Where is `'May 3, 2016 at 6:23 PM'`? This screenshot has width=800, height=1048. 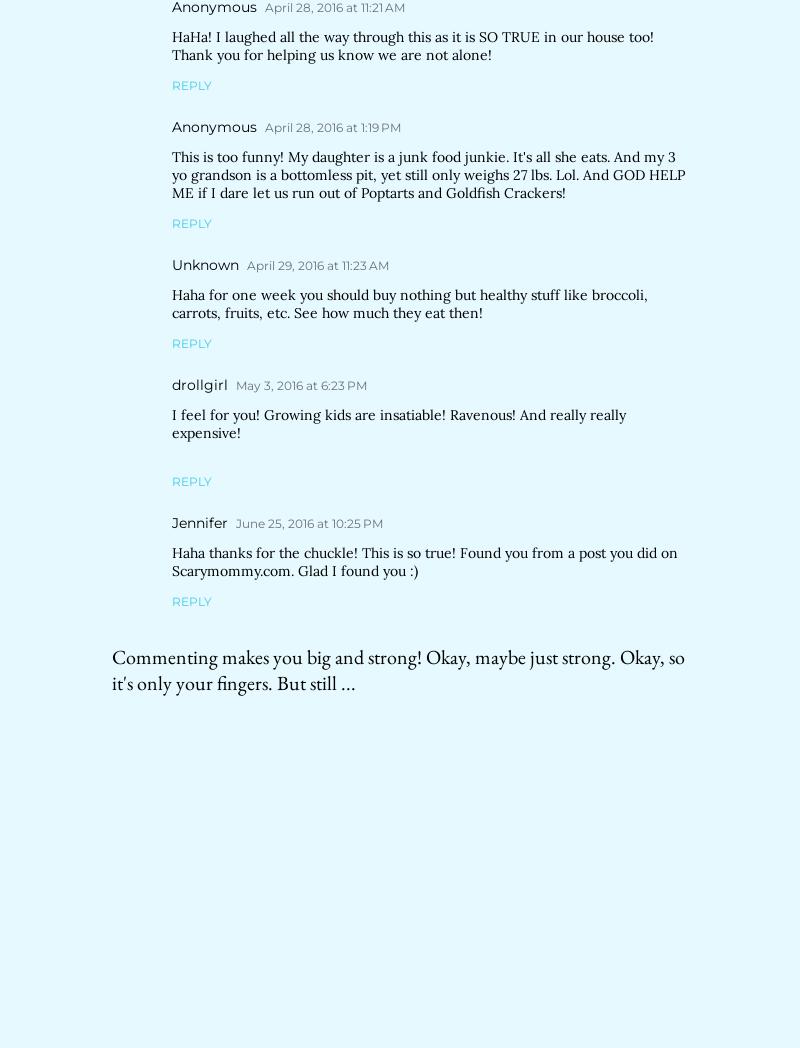
'May 3, 2016 at 6:23 PM' is located at coordinates (300, 384).